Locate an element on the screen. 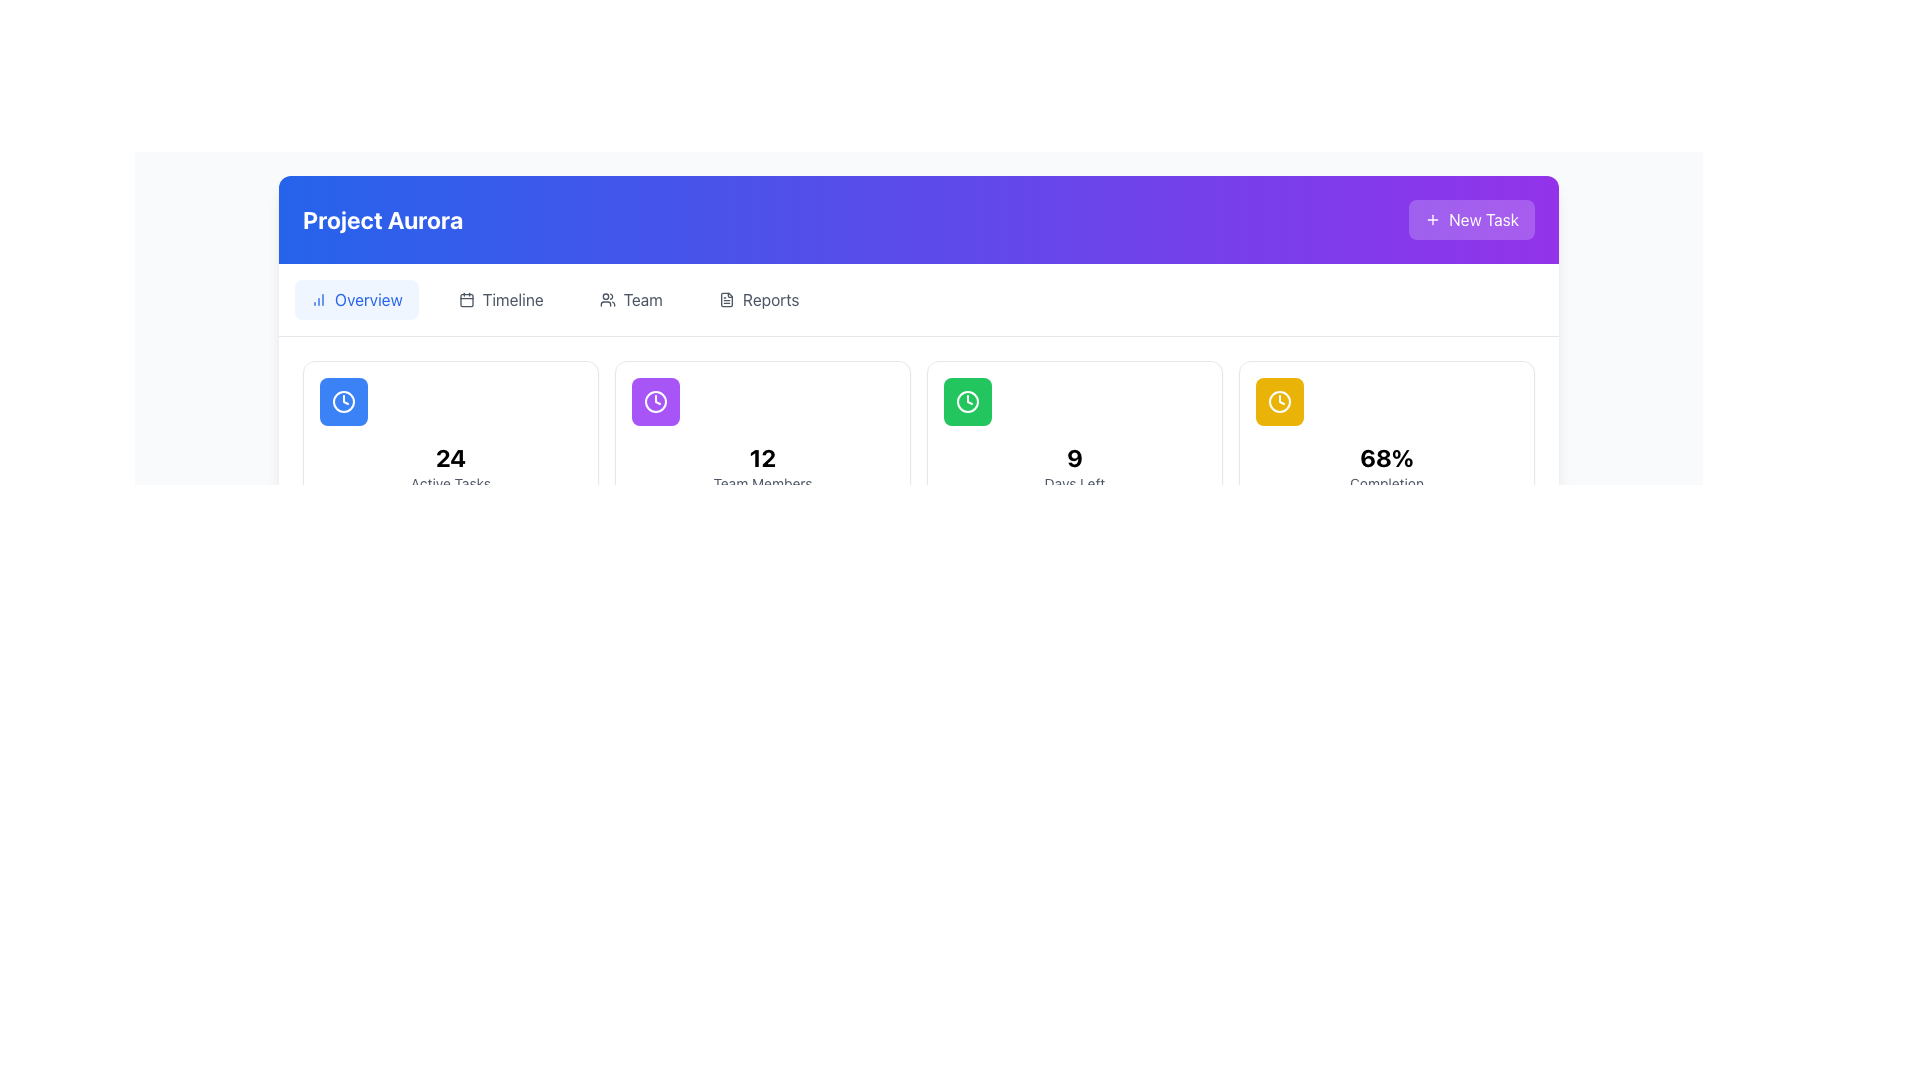  the 'Timeline' button in the navigation bar is located at coordinates (513, 300).